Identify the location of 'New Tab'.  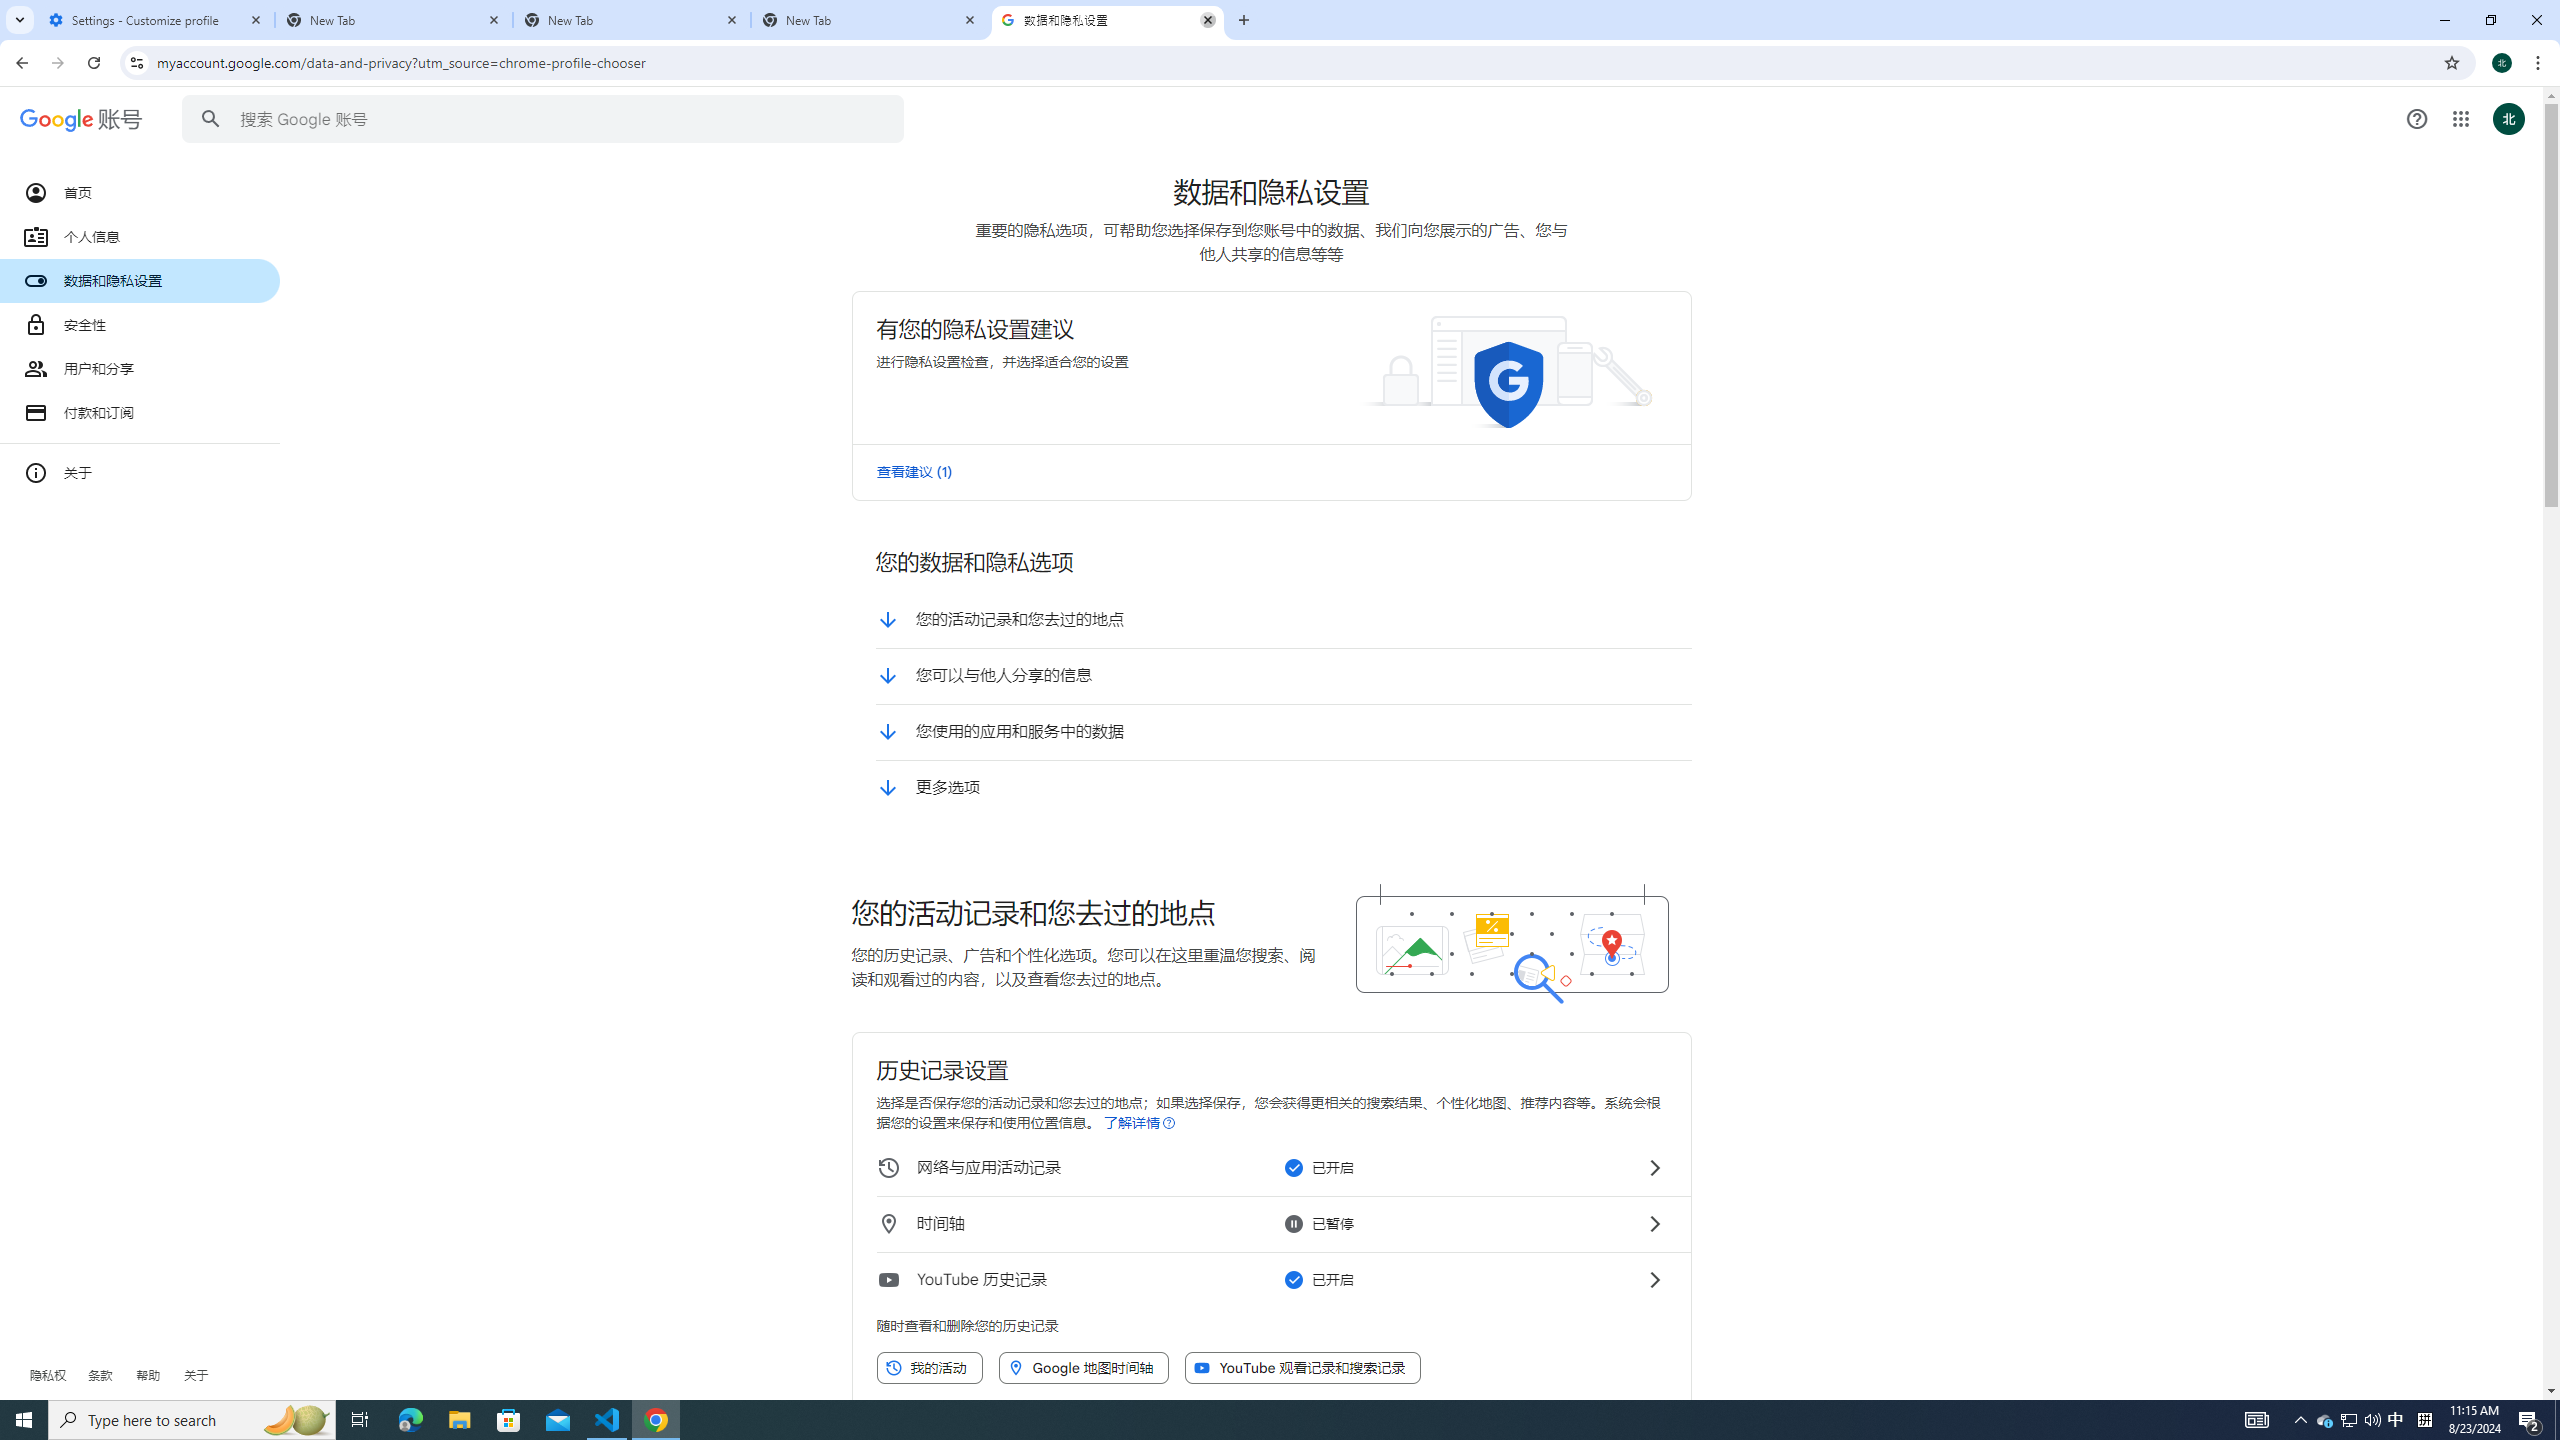
(869, 19).